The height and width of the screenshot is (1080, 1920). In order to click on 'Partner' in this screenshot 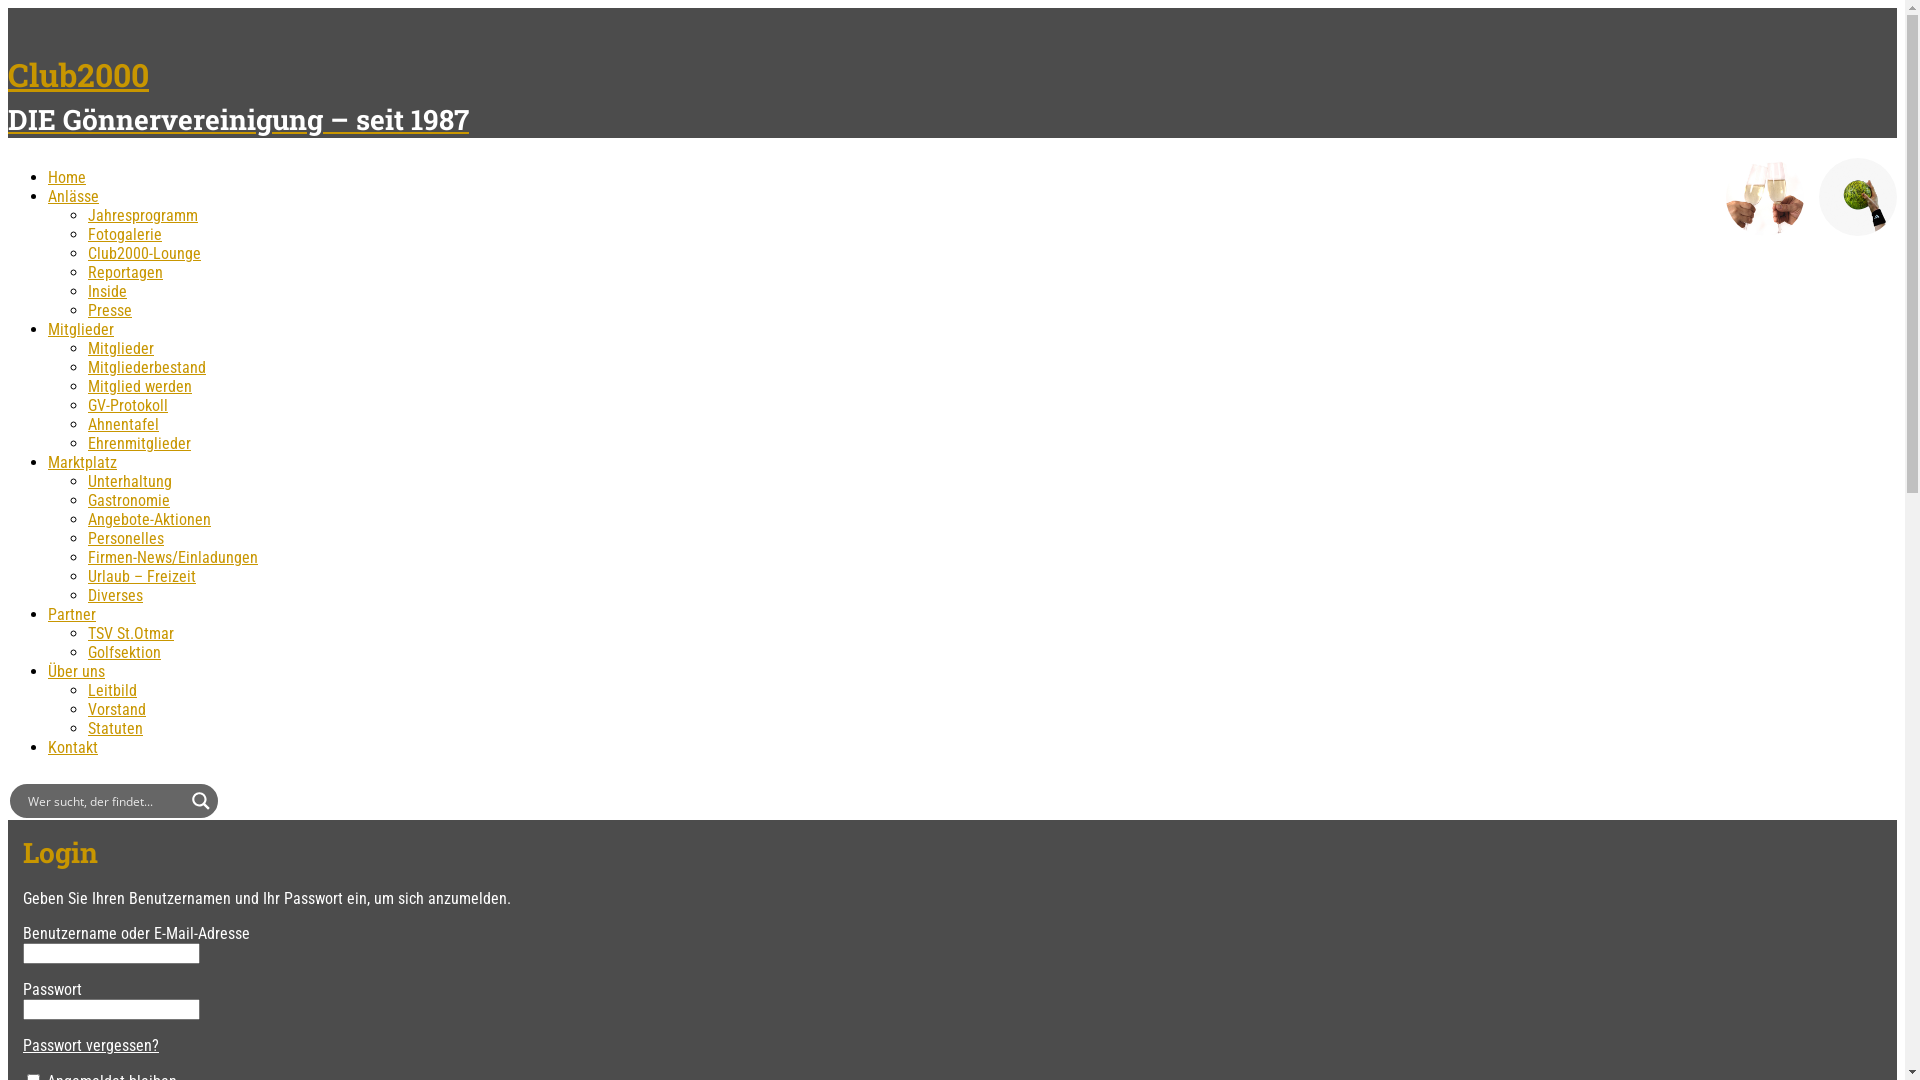, I will do `click(72, 613)`.